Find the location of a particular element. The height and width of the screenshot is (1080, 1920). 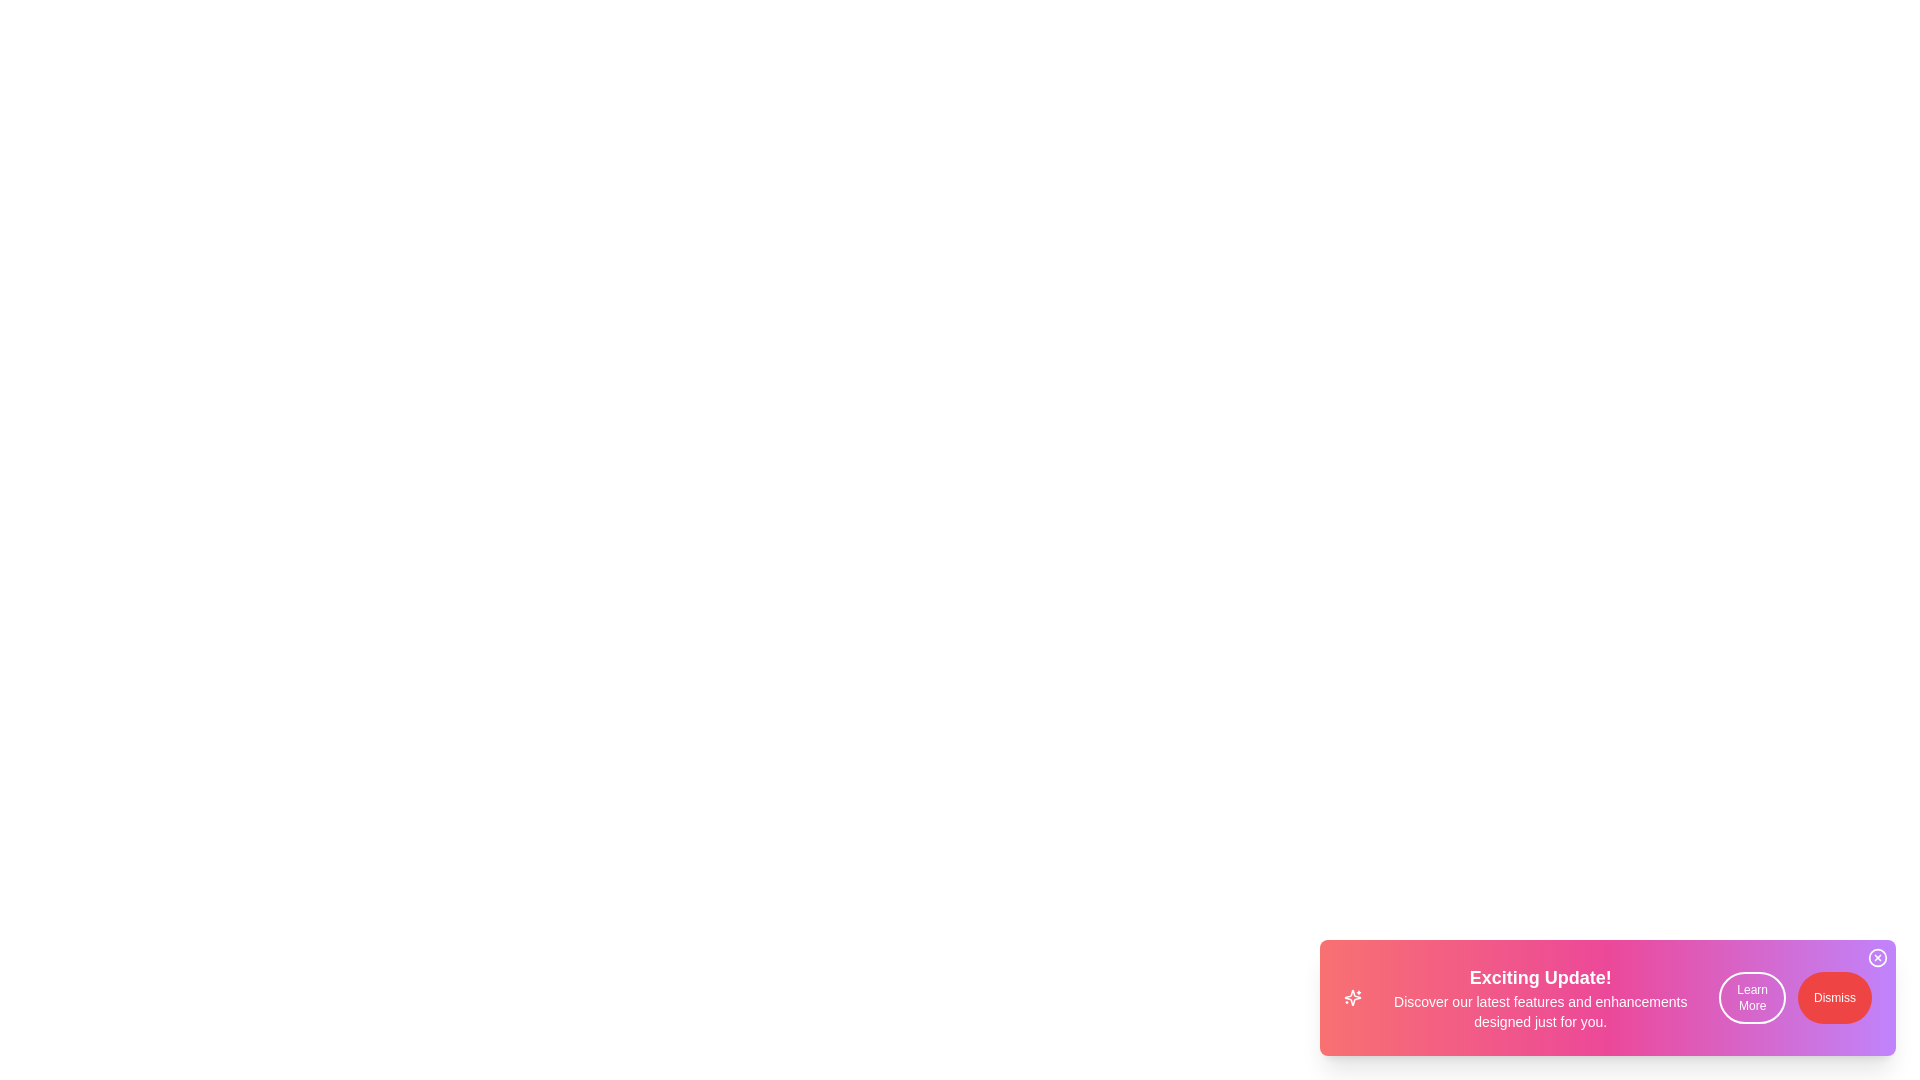

the close icon in the top-right corner of the snackbar to close it is located at coordinates (1876, 956).